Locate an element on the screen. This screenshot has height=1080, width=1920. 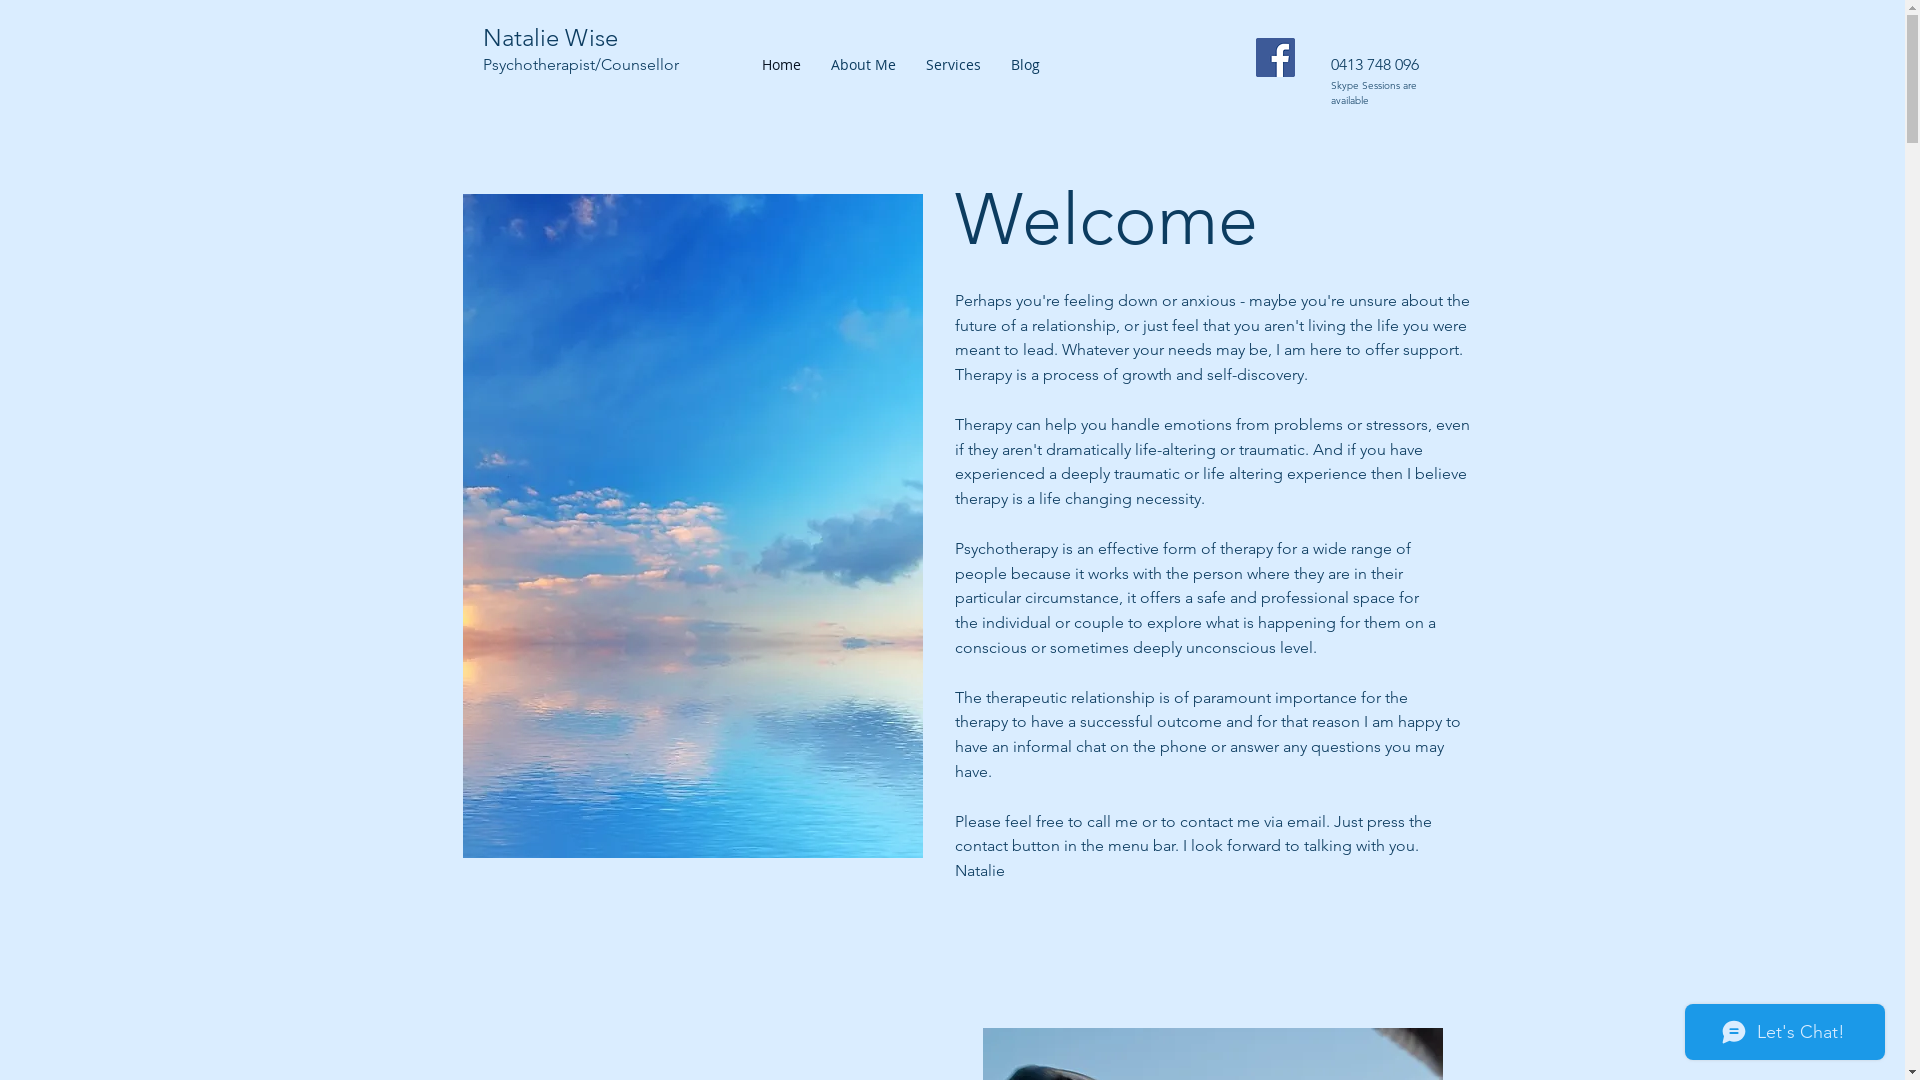
'Services' is located at coordinates (951, 64).